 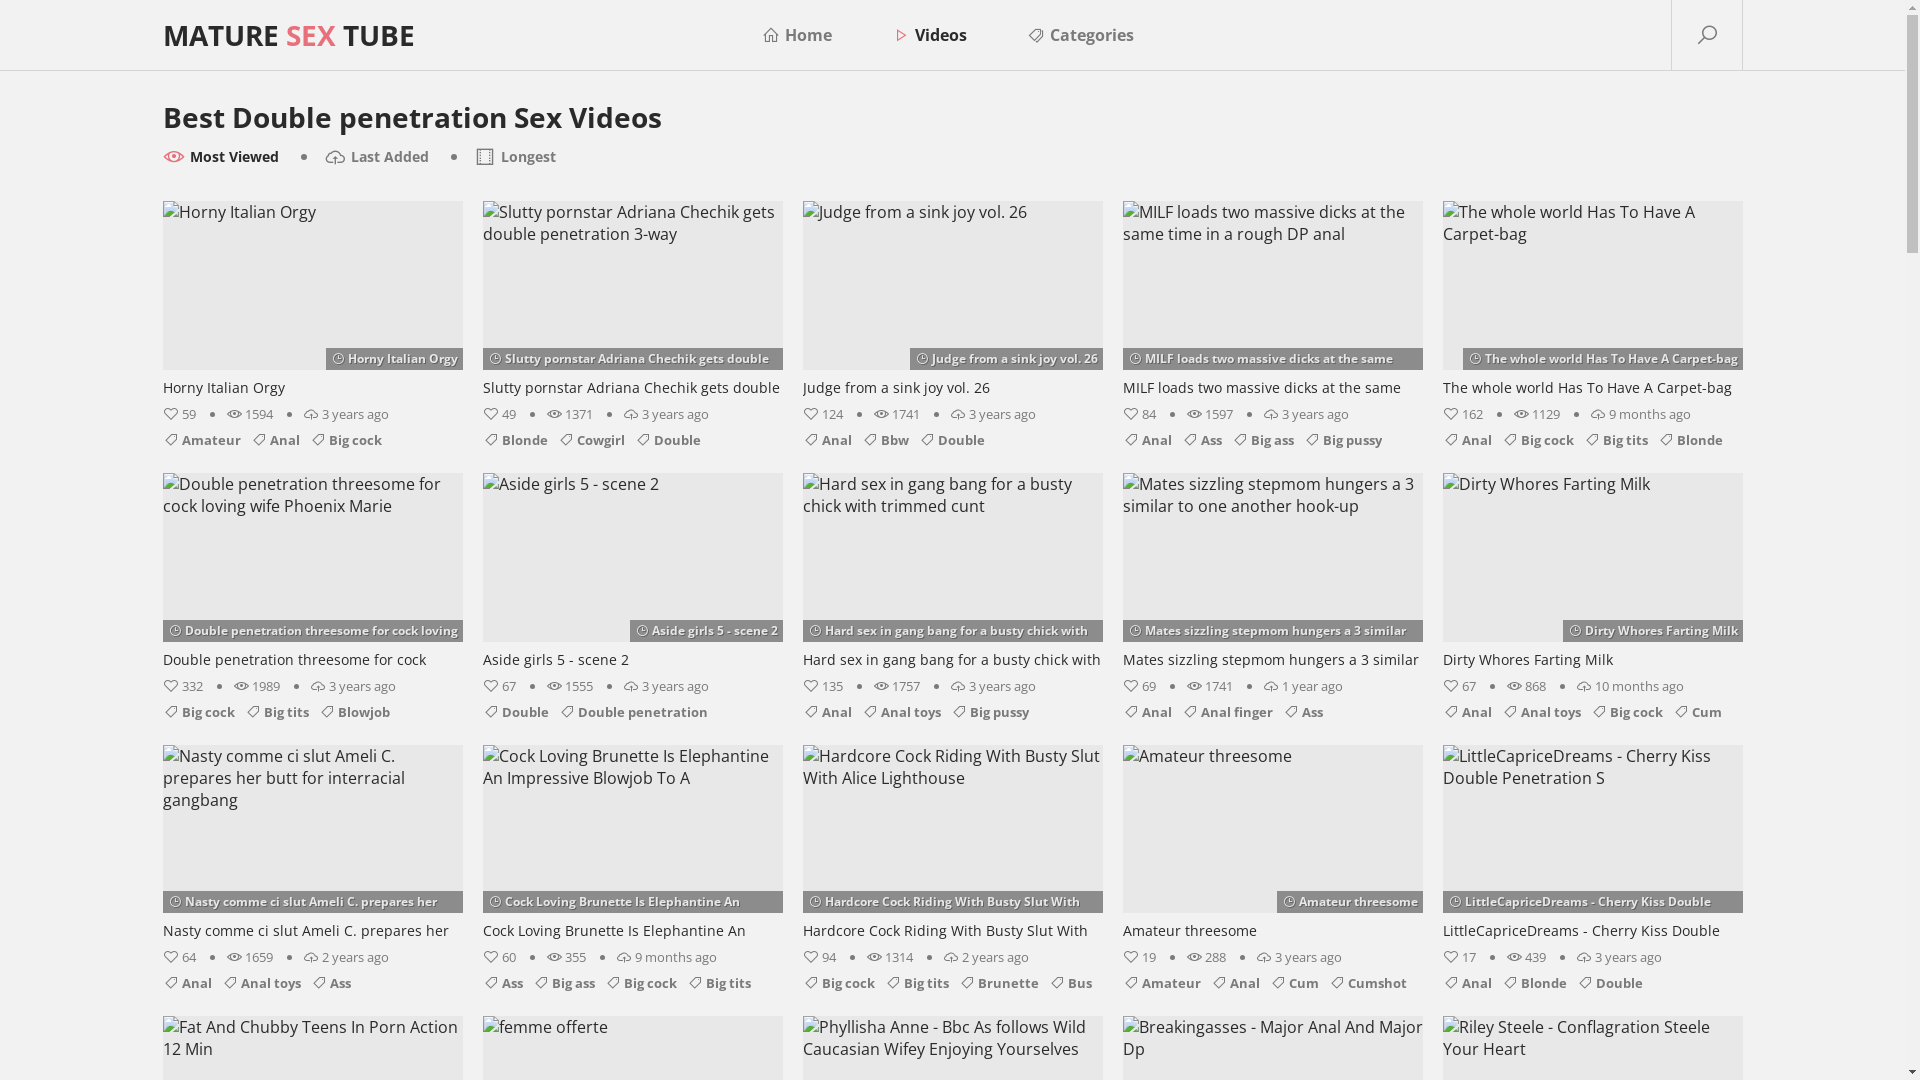 What do you see at coordinates (1068, 982) in the screenshot?
I see `'Bus'` at bounding box center [1068, 982].